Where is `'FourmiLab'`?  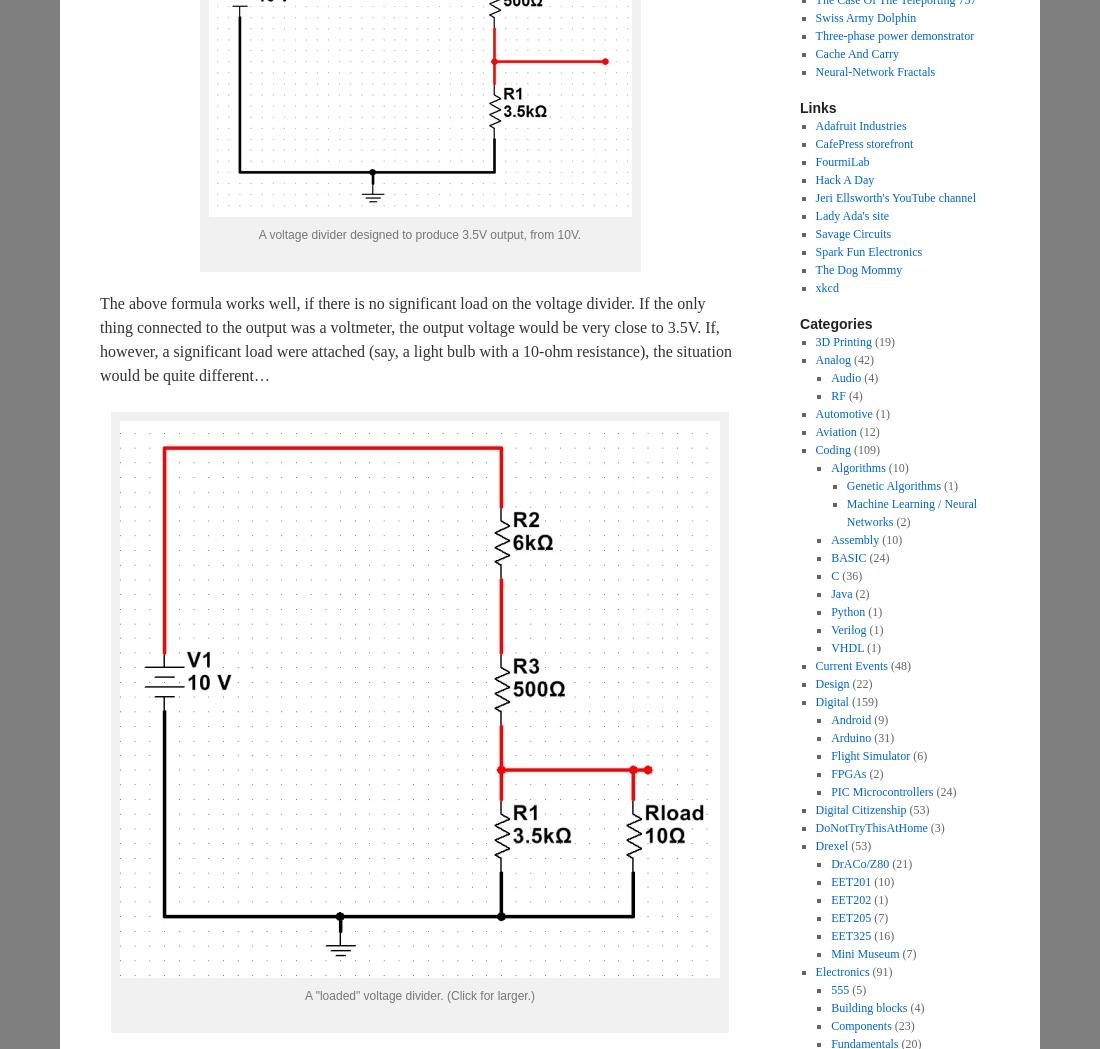
'FourmiLab' is located at coordinates (841, 161).